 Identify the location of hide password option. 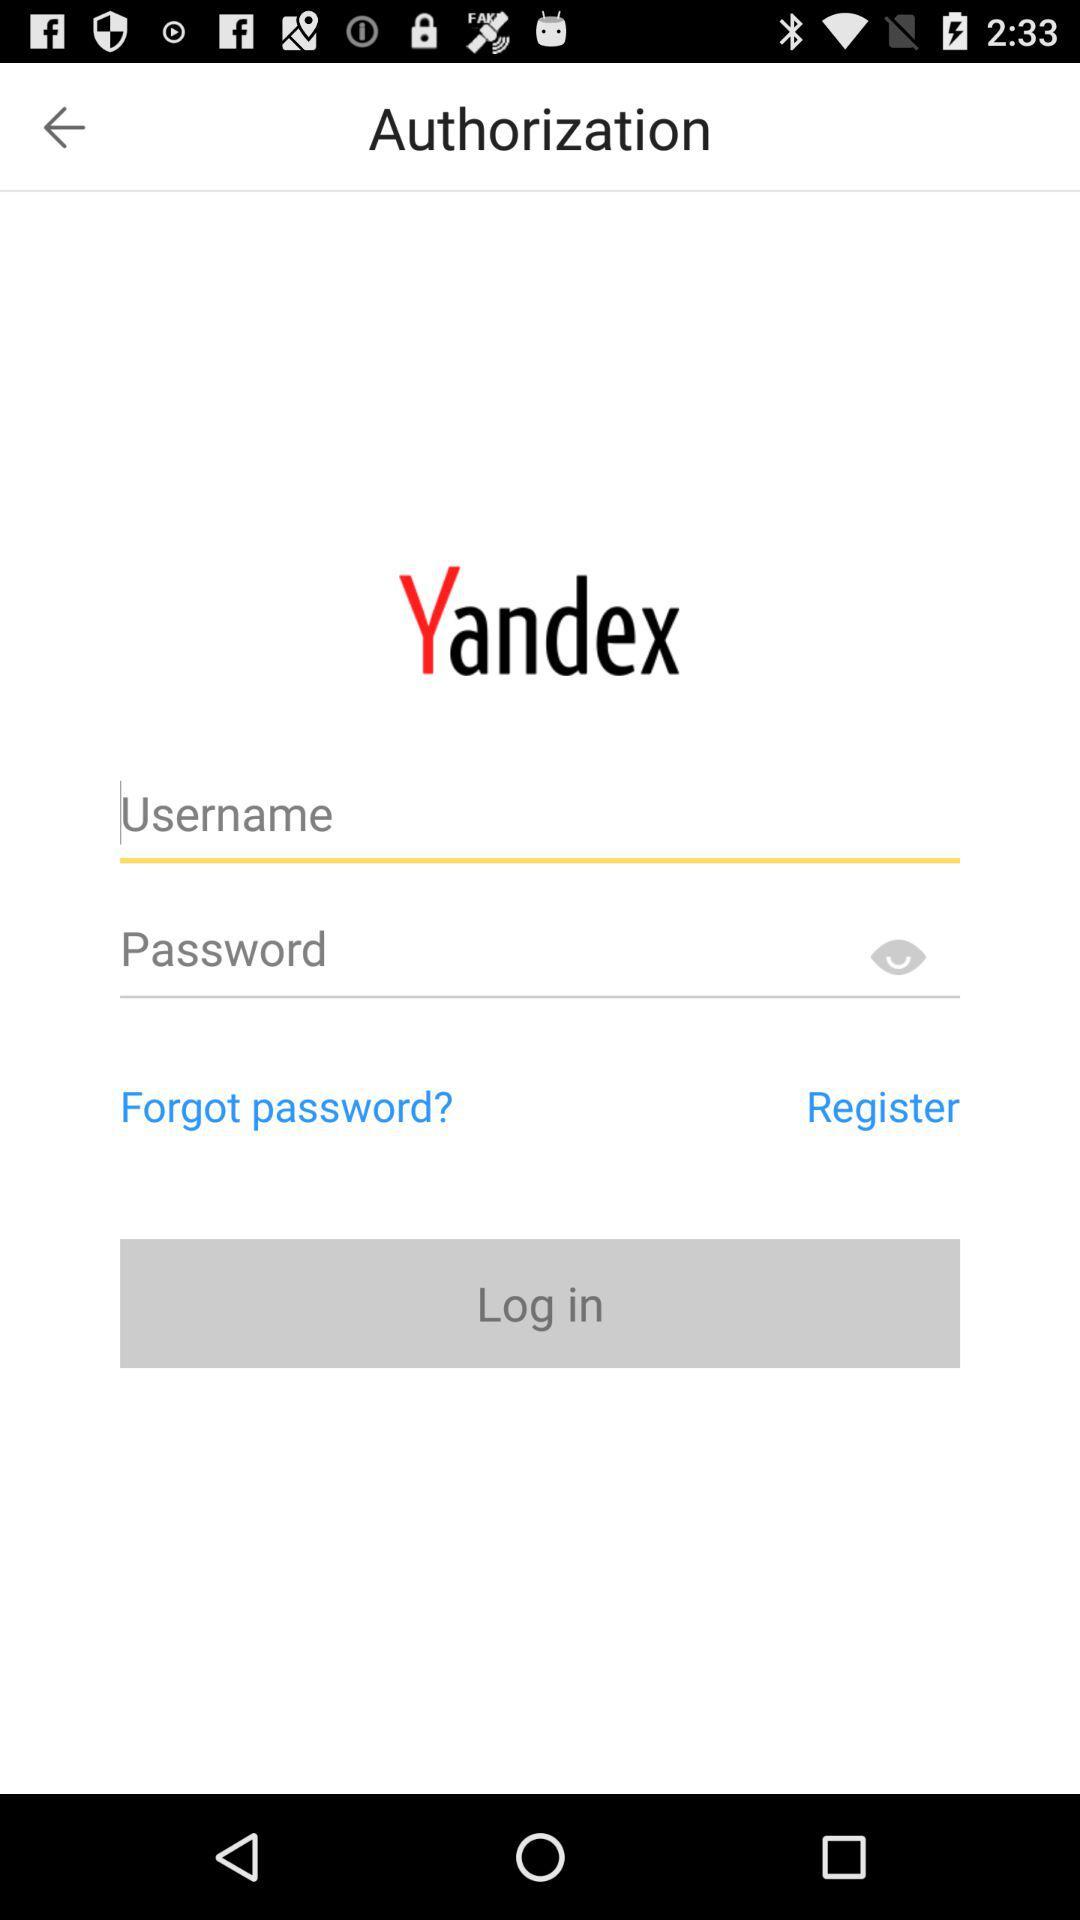
(896, 955).